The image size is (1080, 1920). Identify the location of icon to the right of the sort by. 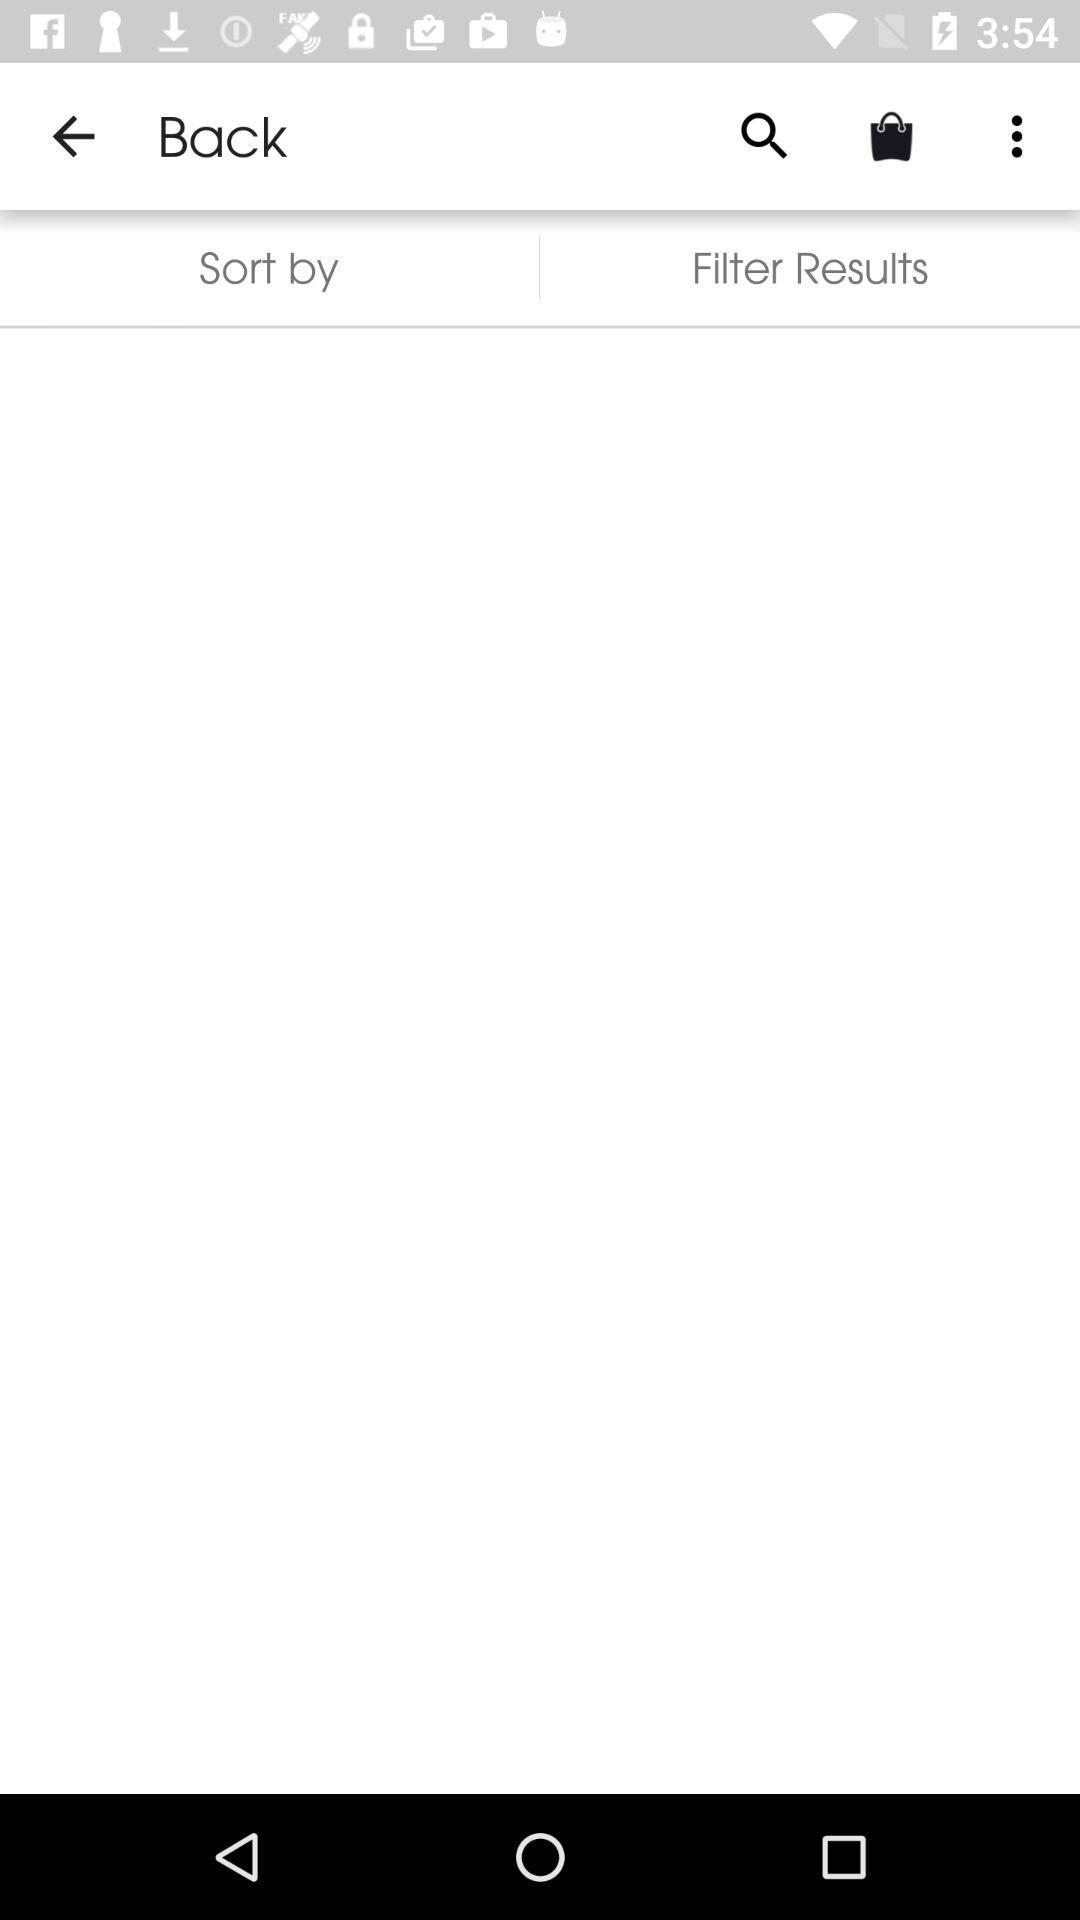
(764, 135).